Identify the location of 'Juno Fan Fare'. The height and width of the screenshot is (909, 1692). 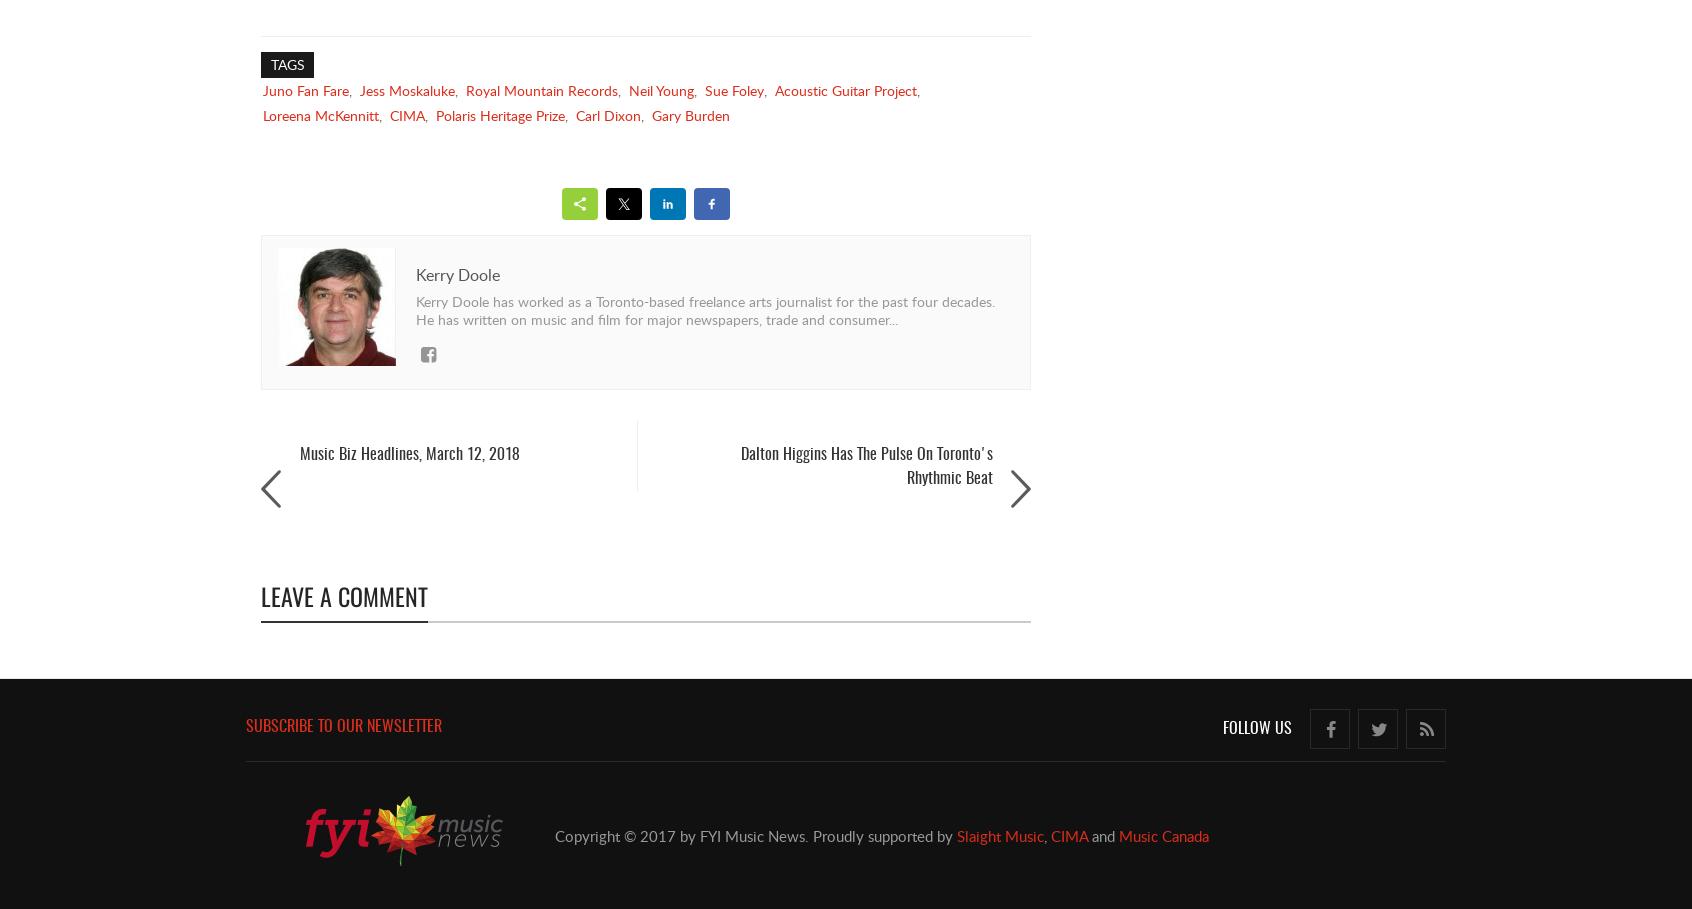
(305, 89).